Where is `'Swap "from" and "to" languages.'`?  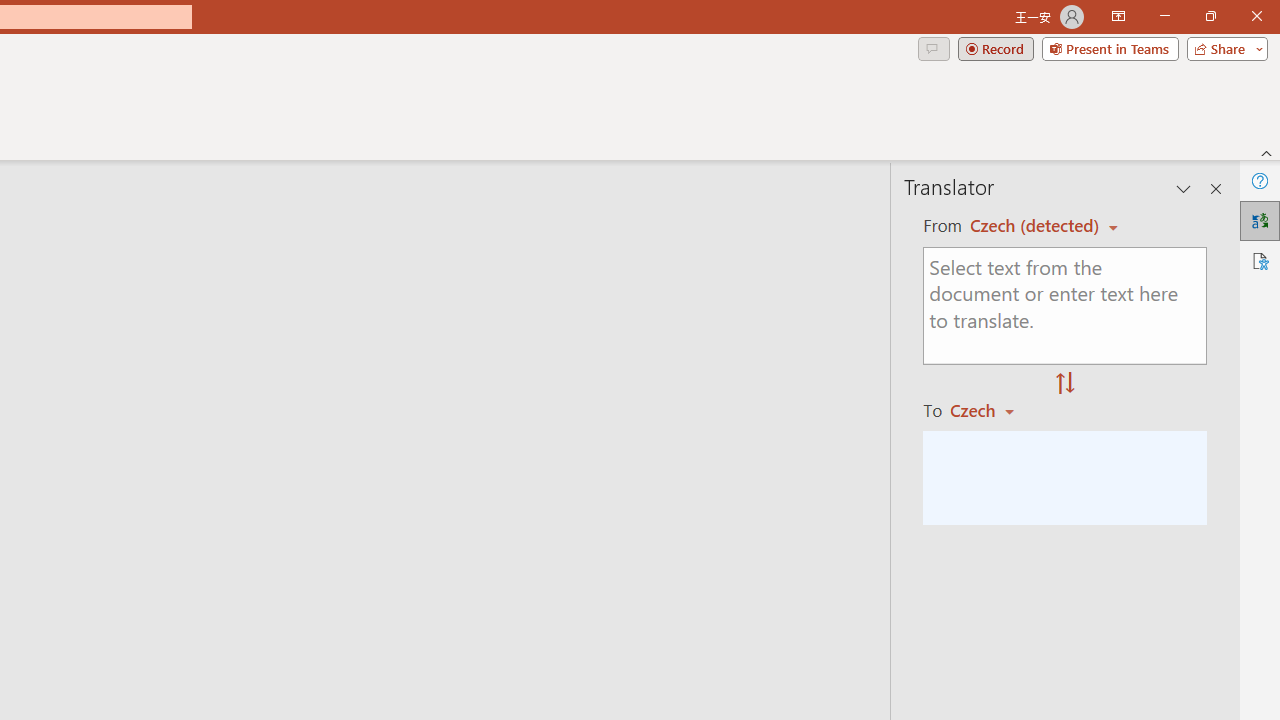
'Swap "from" and "to" languages.' is located at coordinates (1064, 384).